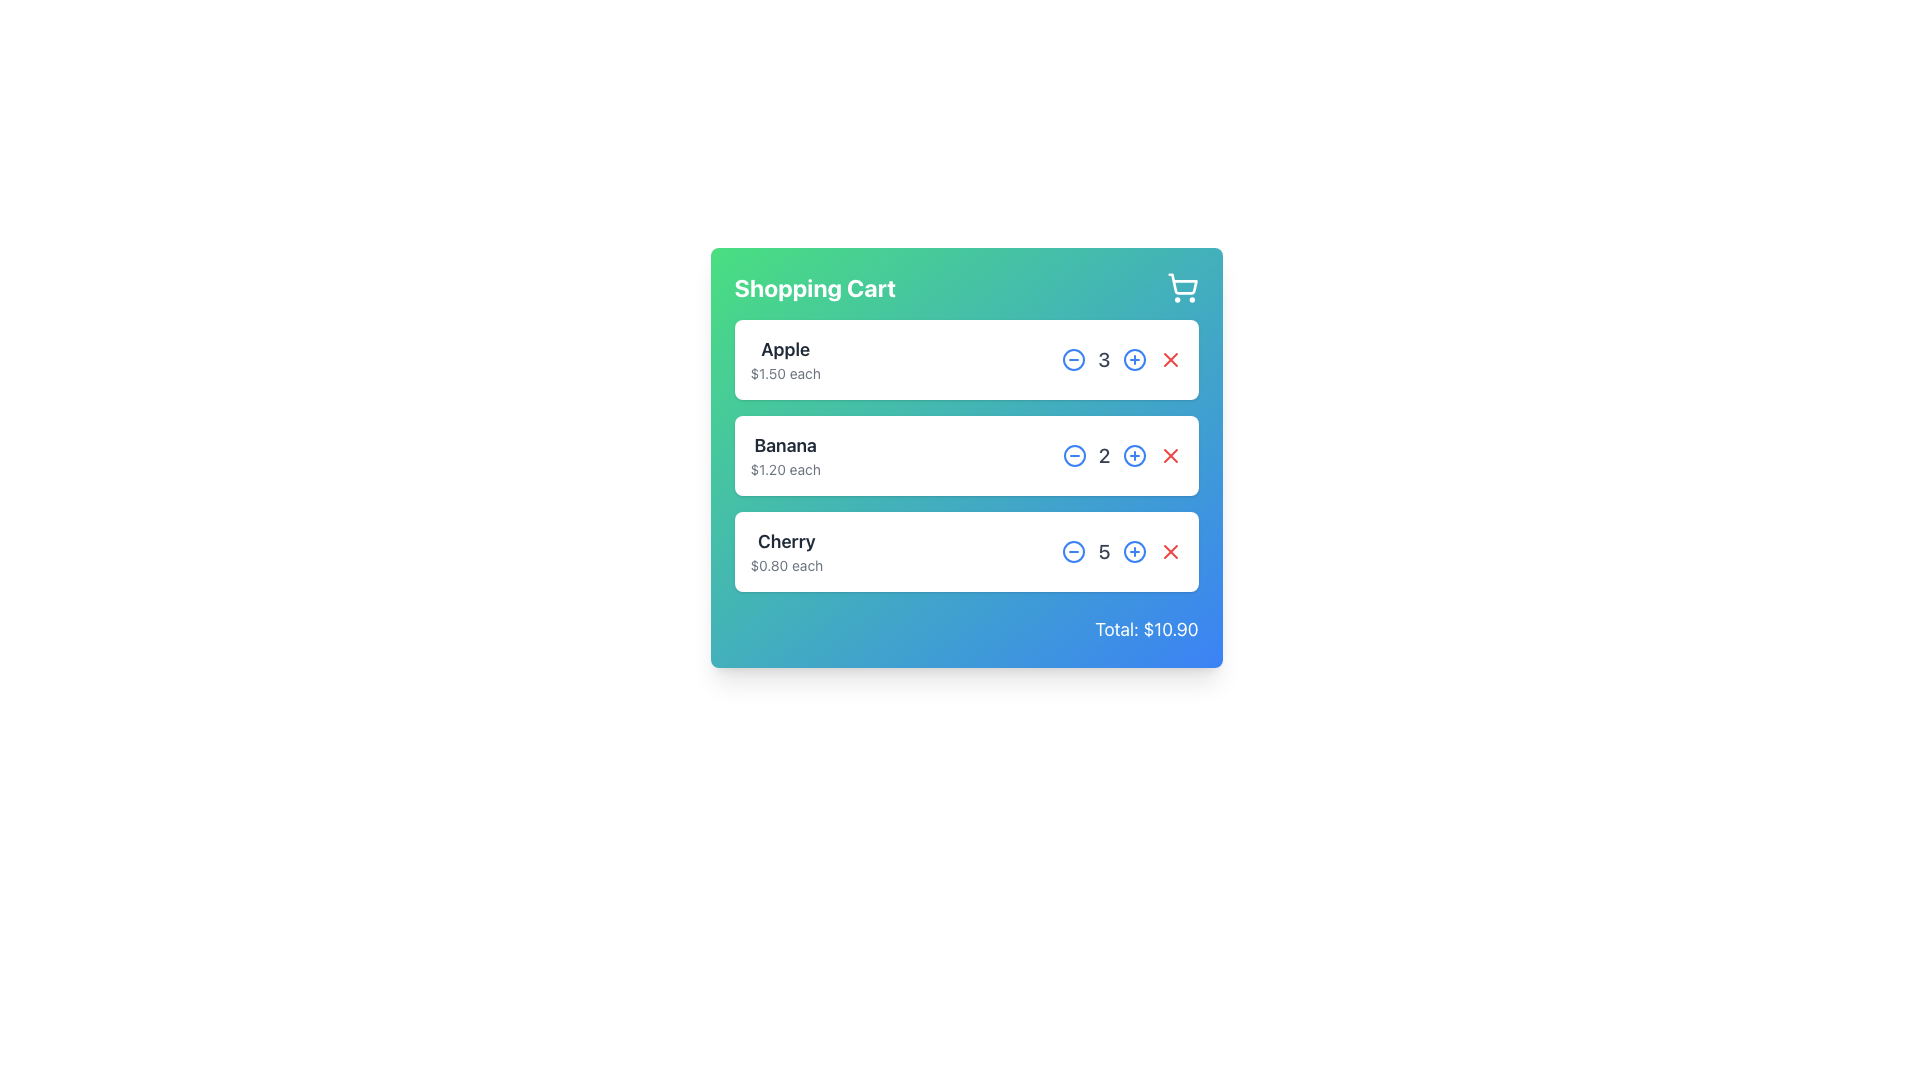  I want to click on the button at the rightmost end of the 'Banana' item row in the shopping list interface, so click(1170, 455).